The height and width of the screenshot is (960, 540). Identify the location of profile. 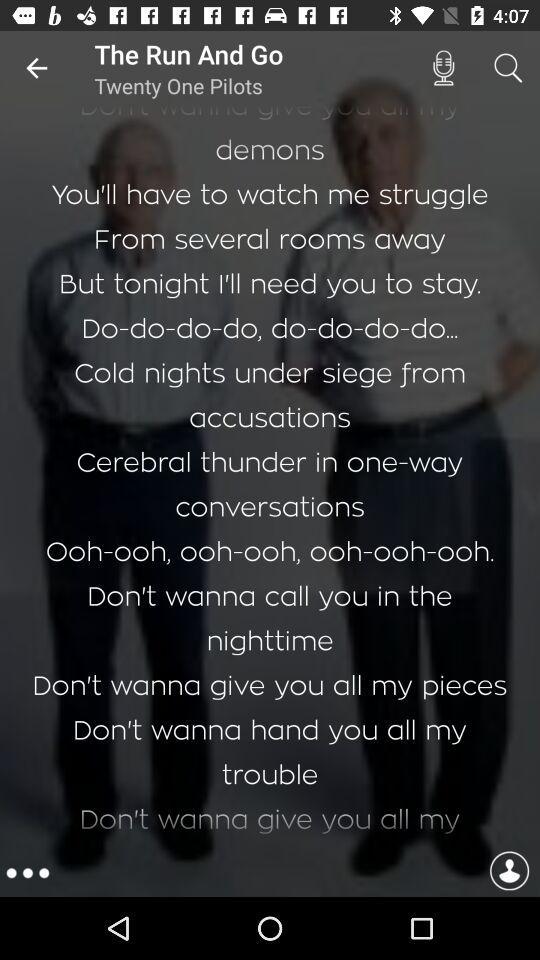
(509, 872).